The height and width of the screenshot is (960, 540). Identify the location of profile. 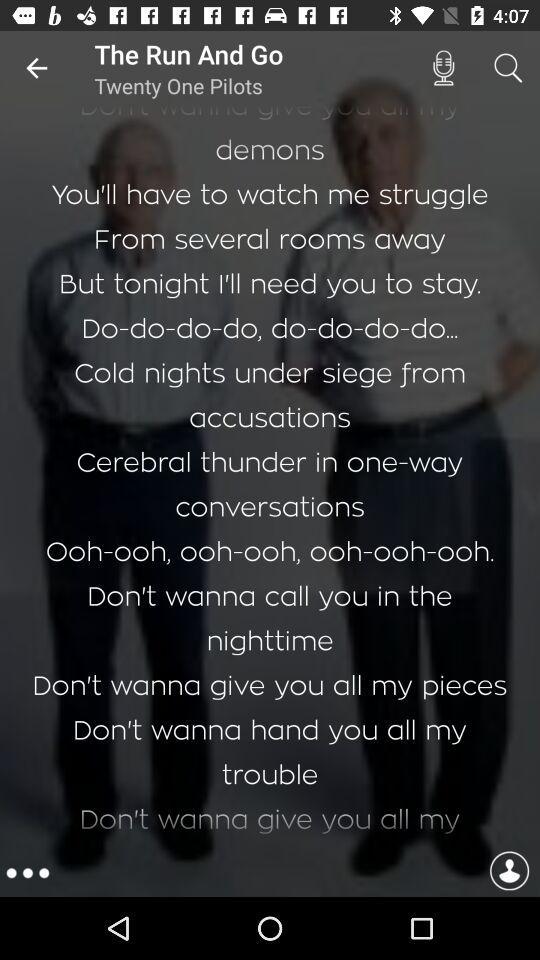
(509, 872).